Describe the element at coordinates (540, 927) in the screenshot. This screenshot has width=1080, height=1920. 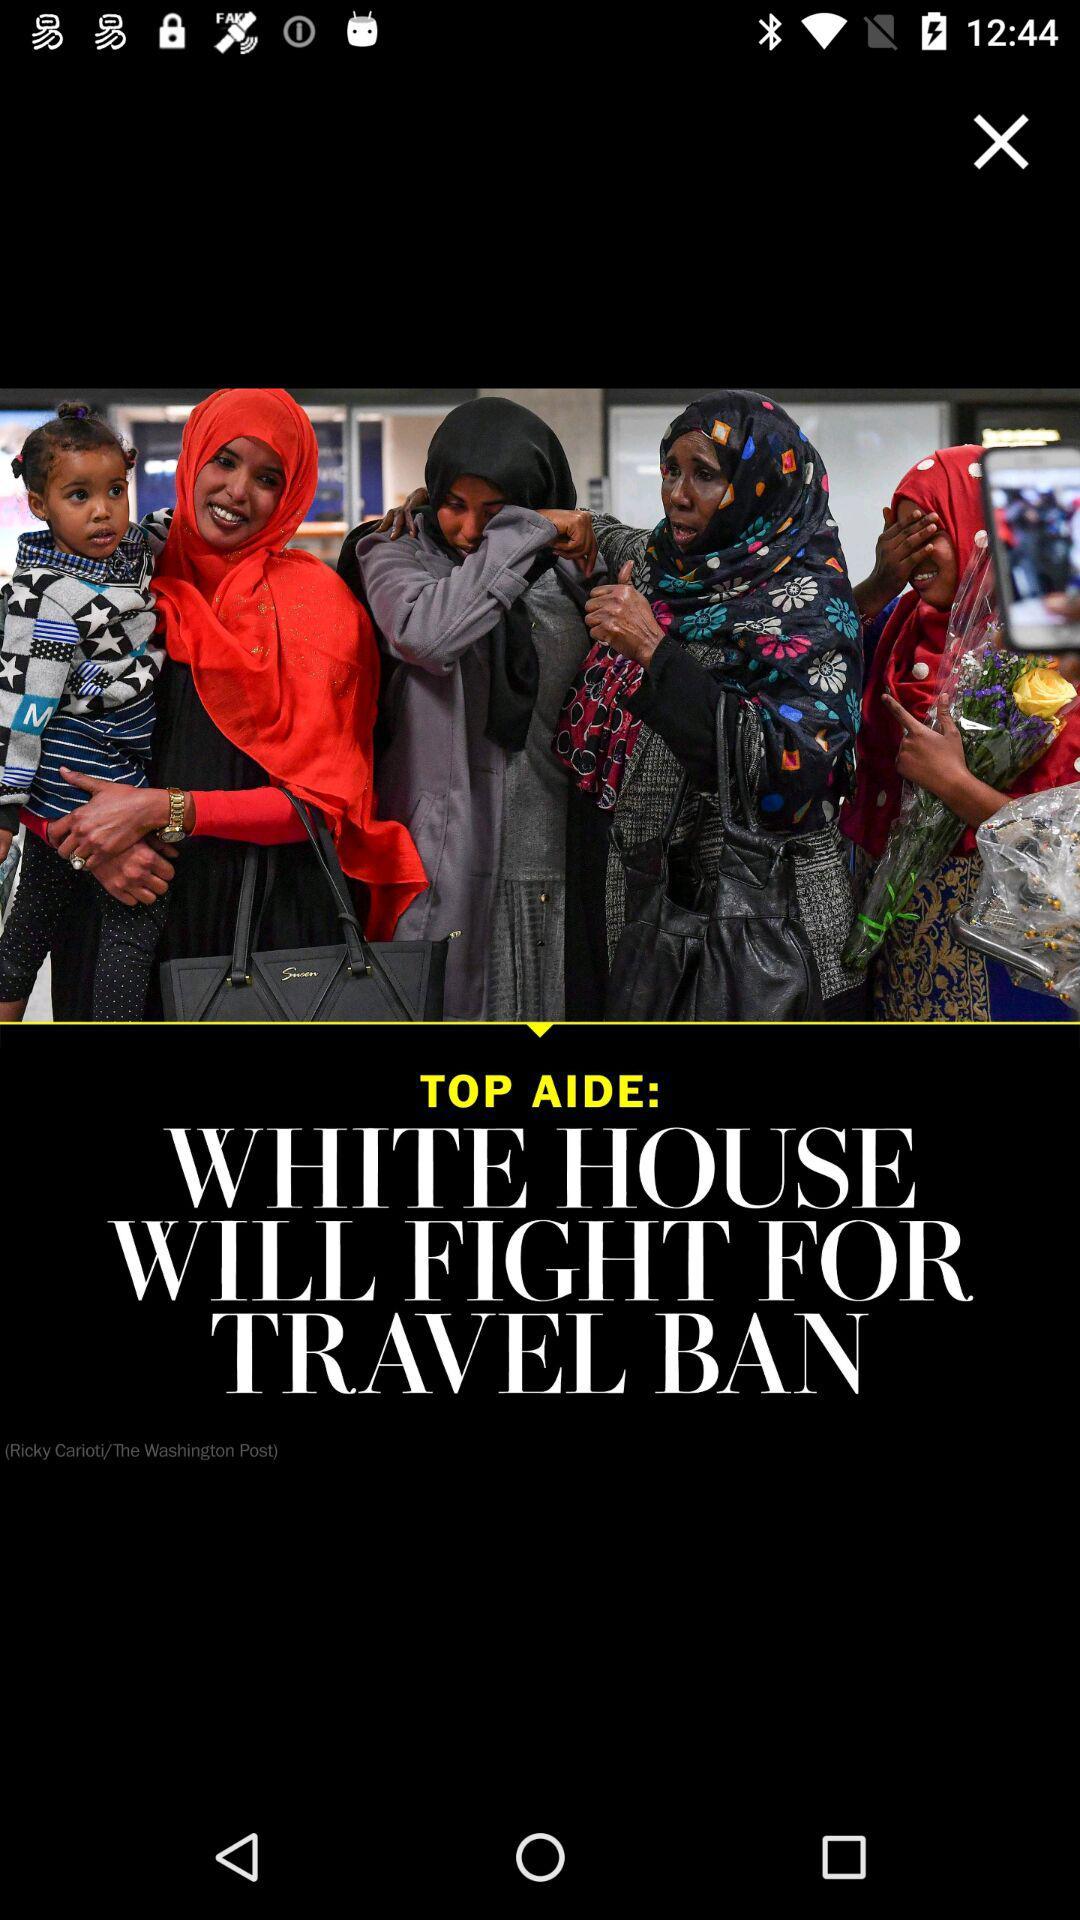
I see `icon at the center` at that location.